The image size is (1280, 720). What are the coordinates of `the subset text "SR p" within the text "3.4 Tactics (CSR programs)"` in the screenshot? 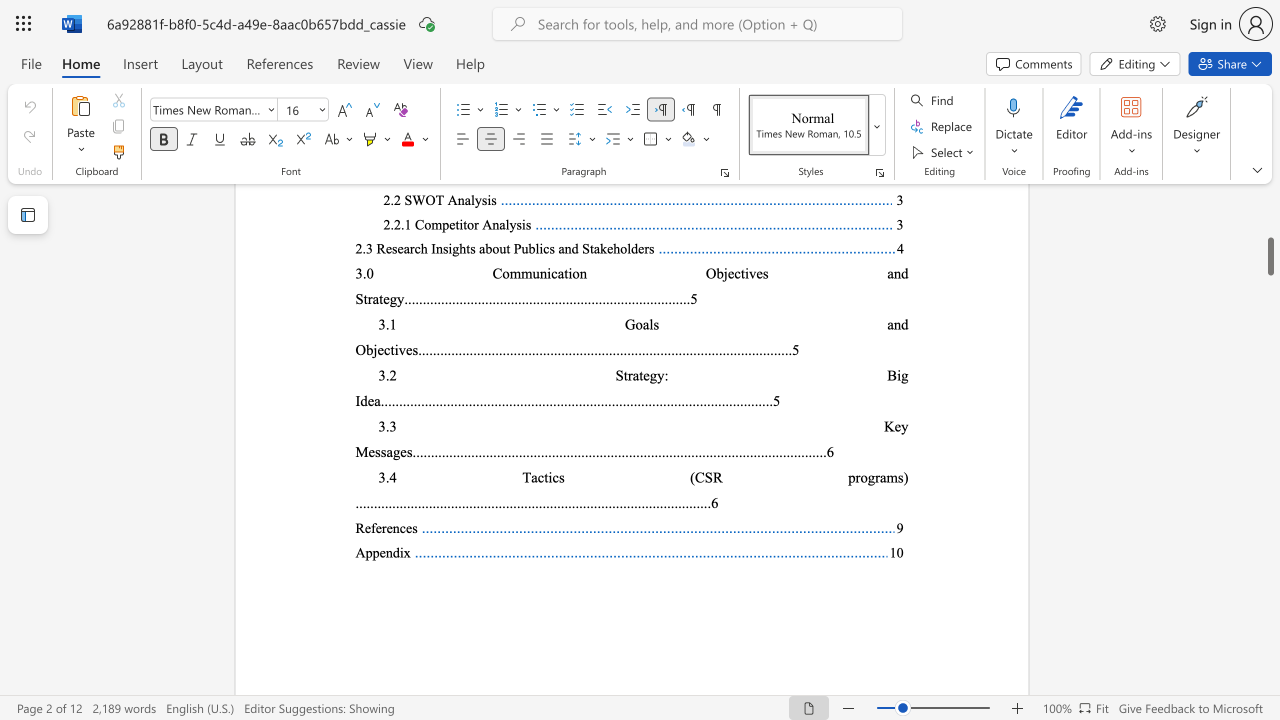 It's located at (704, 477).